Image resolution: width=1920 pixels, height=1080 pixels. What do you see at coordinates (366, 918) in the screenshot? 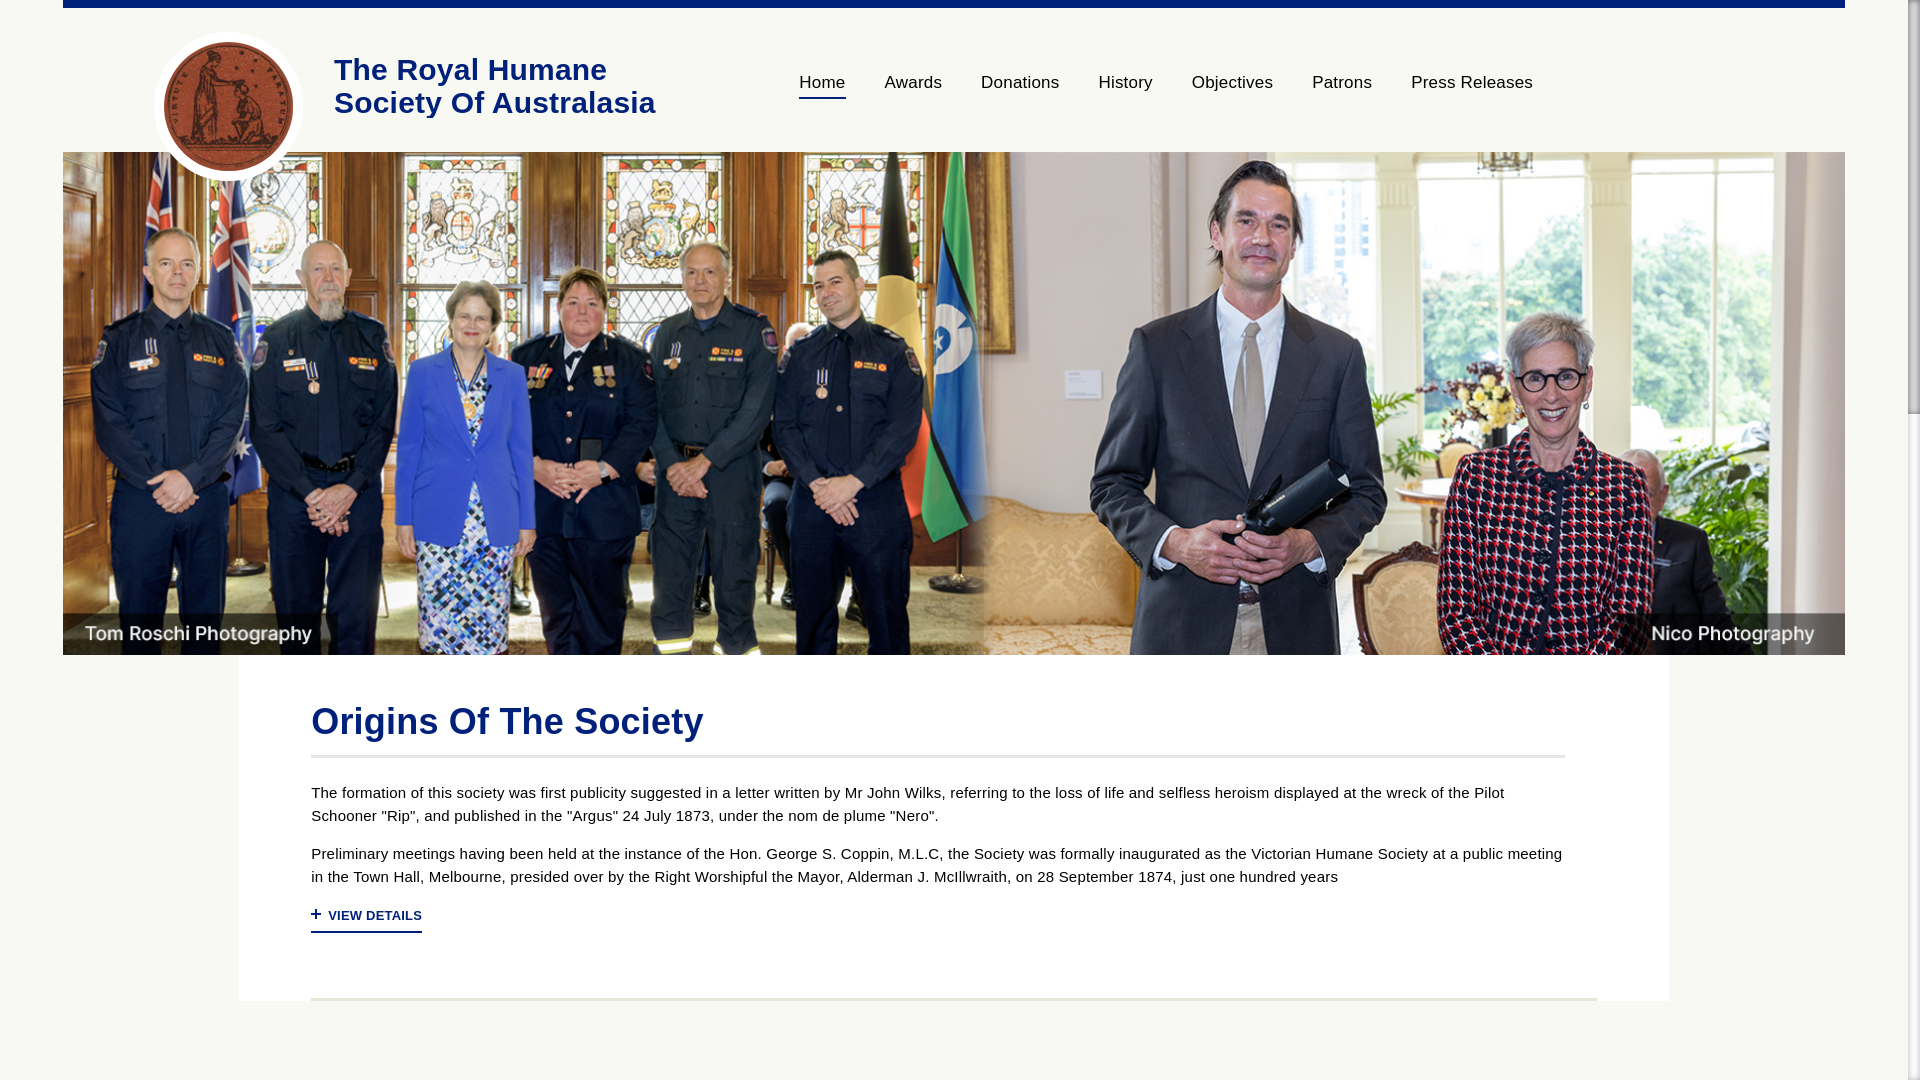
I see `'VIEW DETAILS'` at bounding box center [366, 918].